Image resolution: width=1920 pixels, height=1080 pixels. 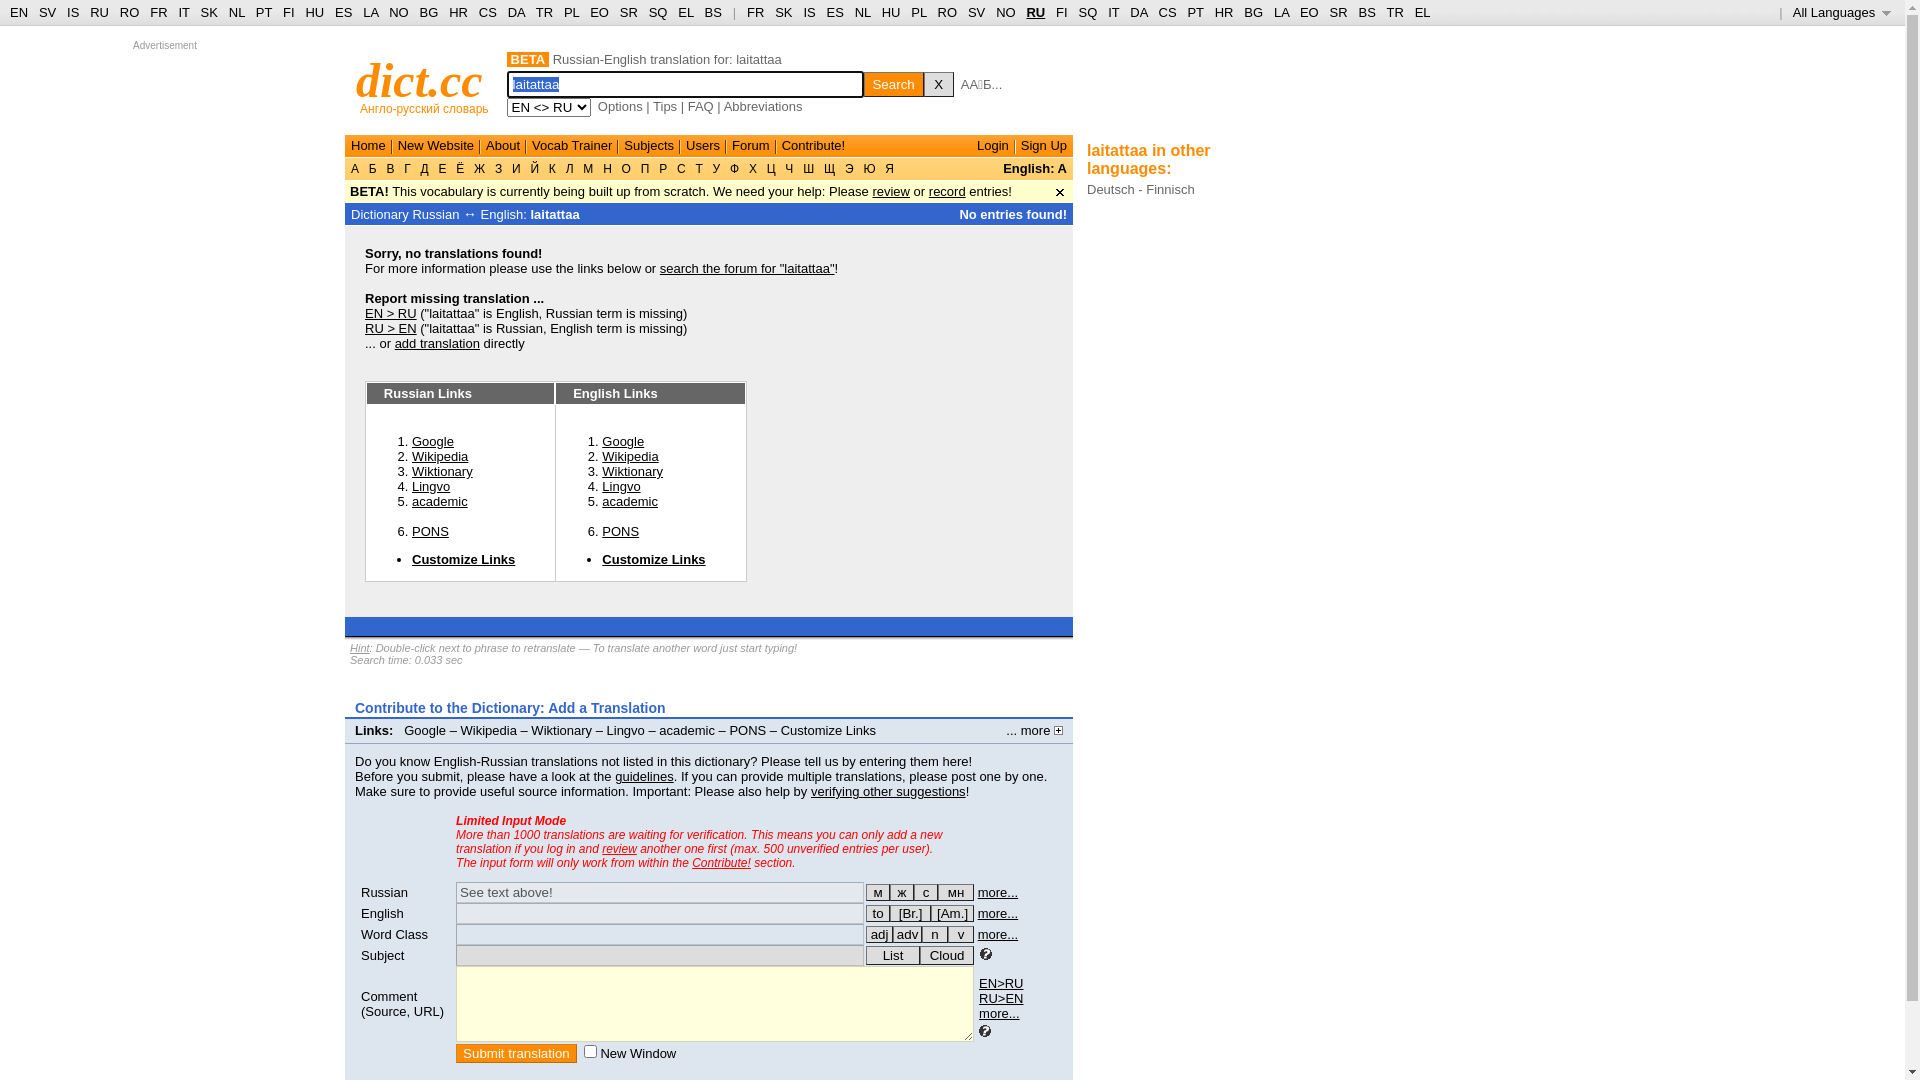 I want to click on 'SV', so click(x=38, y=12).